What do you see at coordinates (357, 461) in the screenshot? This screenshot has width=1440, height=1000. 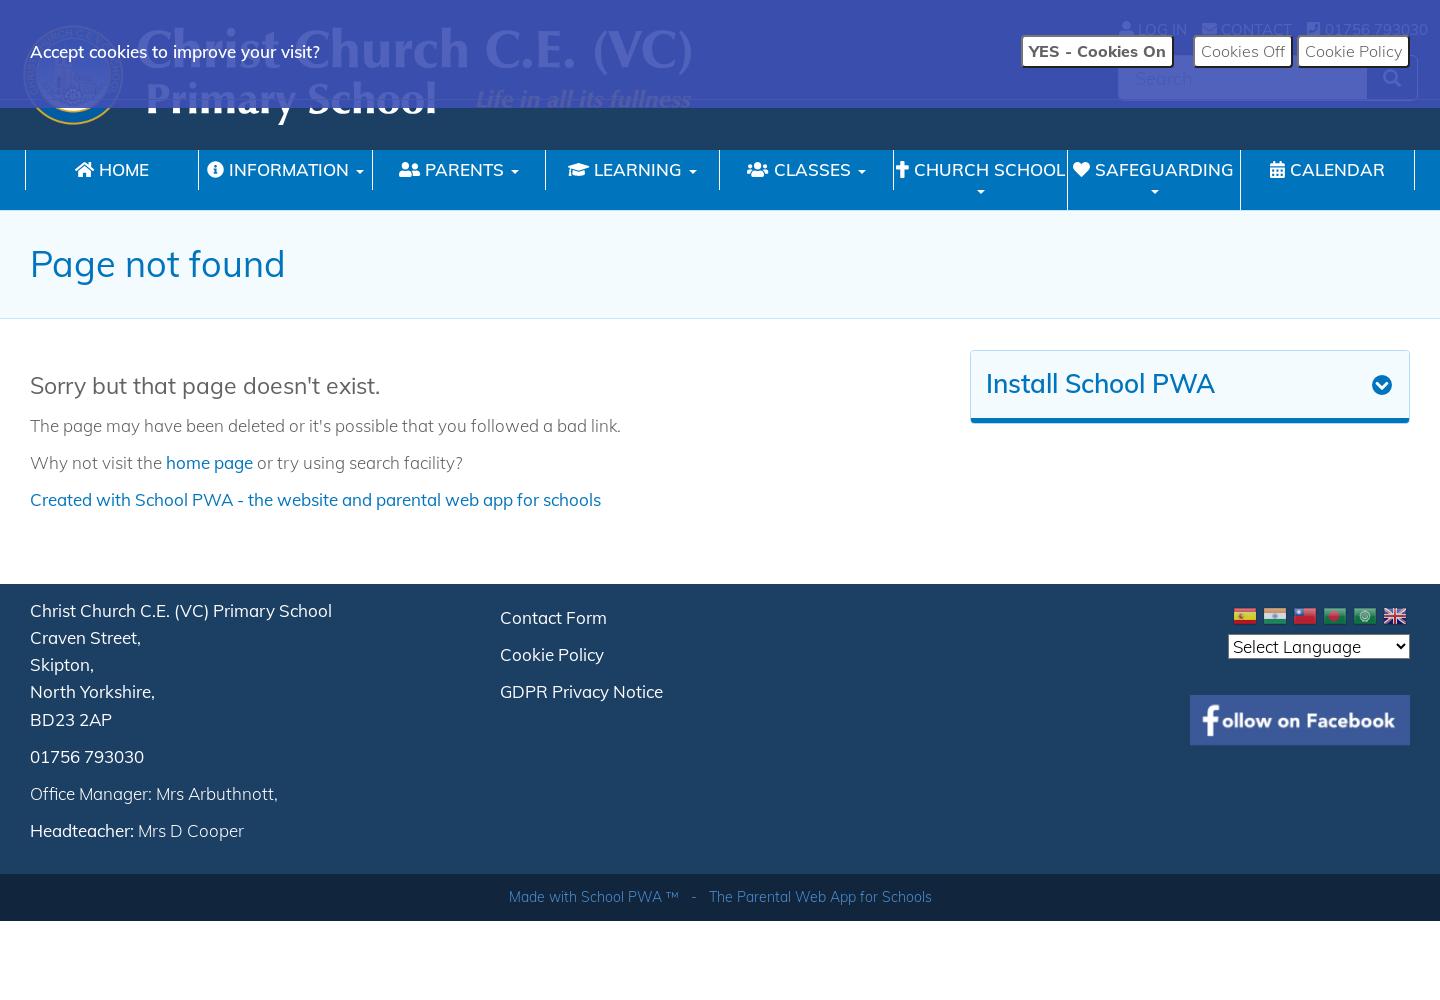 I see `'or try using search facility?'` at bounding box center [357, 461].